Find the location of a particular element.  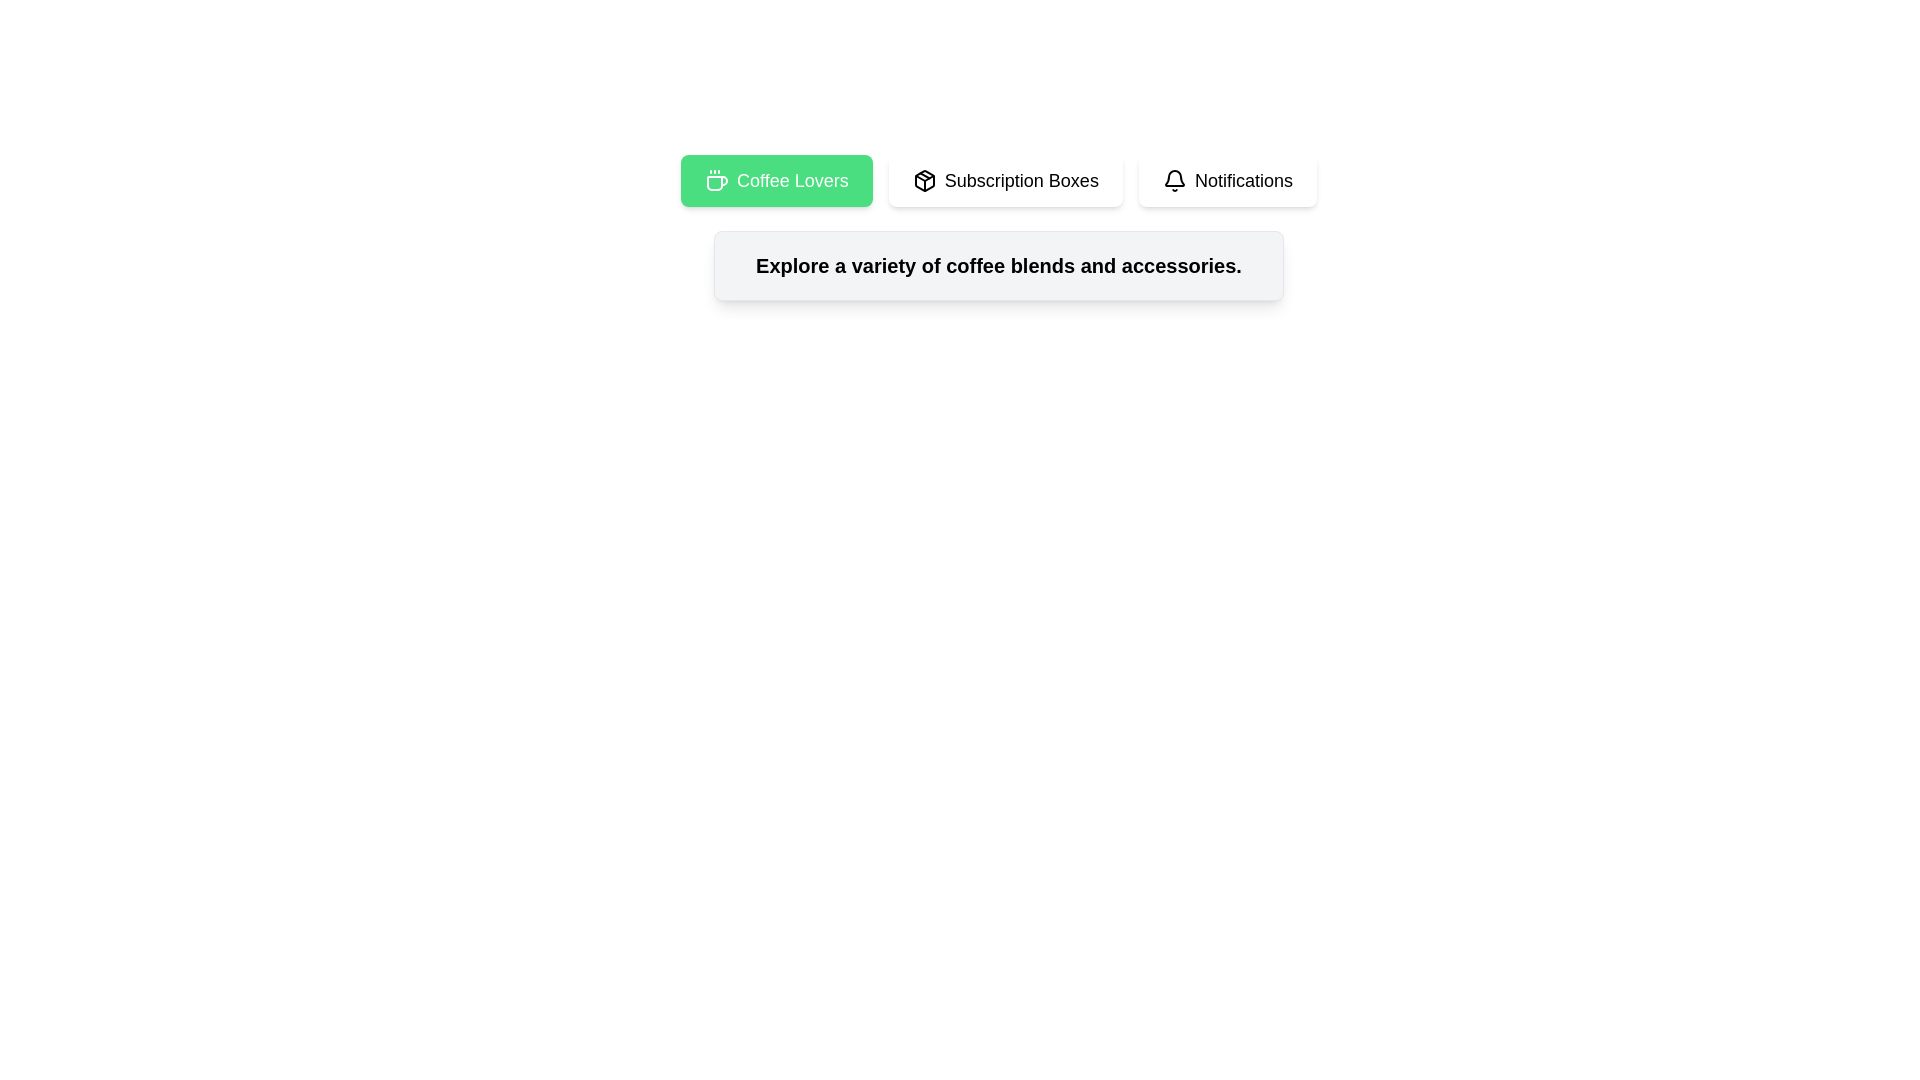

the 'Notifications' button, which is a horizontally aligned button with a bell icon and black text on a white background, located to the far right of the button group is located at coordinates (1226, 181).